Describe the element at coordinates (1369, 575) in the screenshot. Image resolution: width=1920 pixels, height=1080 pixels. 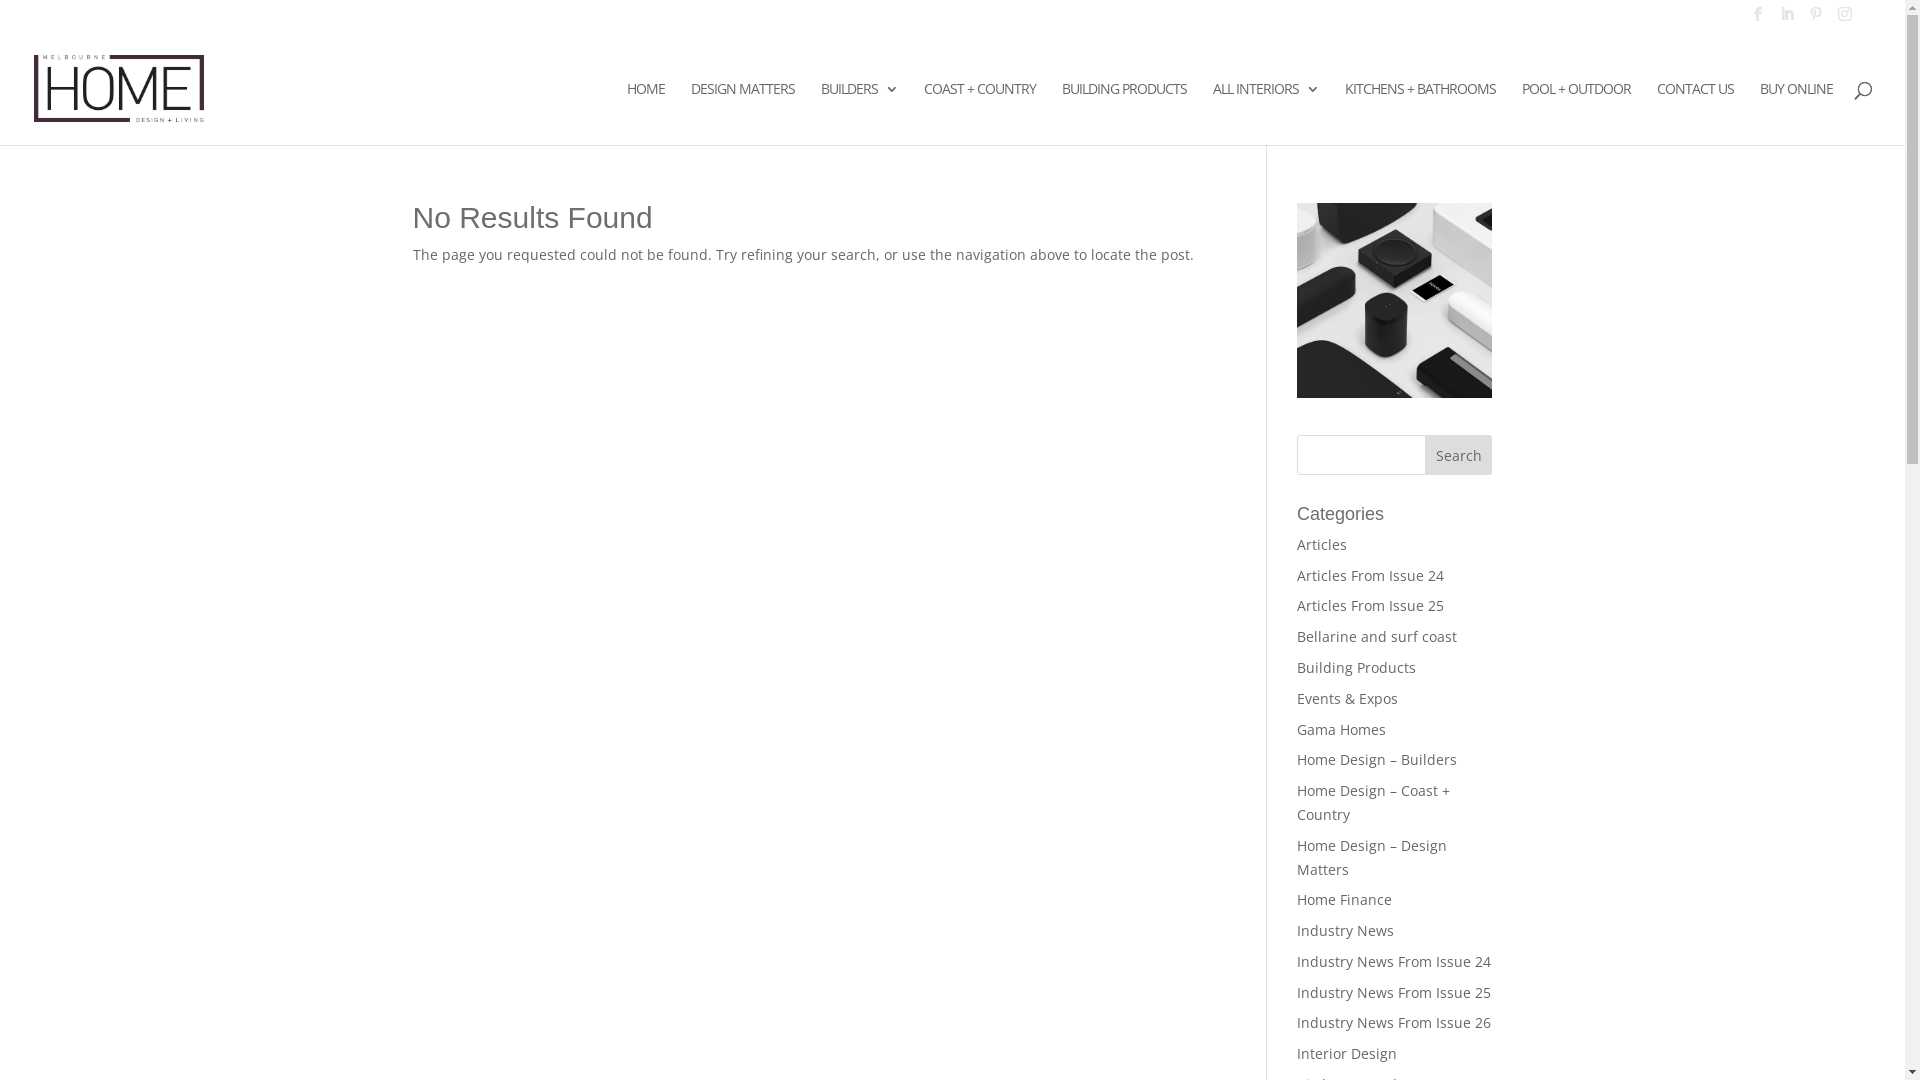
I see `'Articles From Issue 24'` at that location.